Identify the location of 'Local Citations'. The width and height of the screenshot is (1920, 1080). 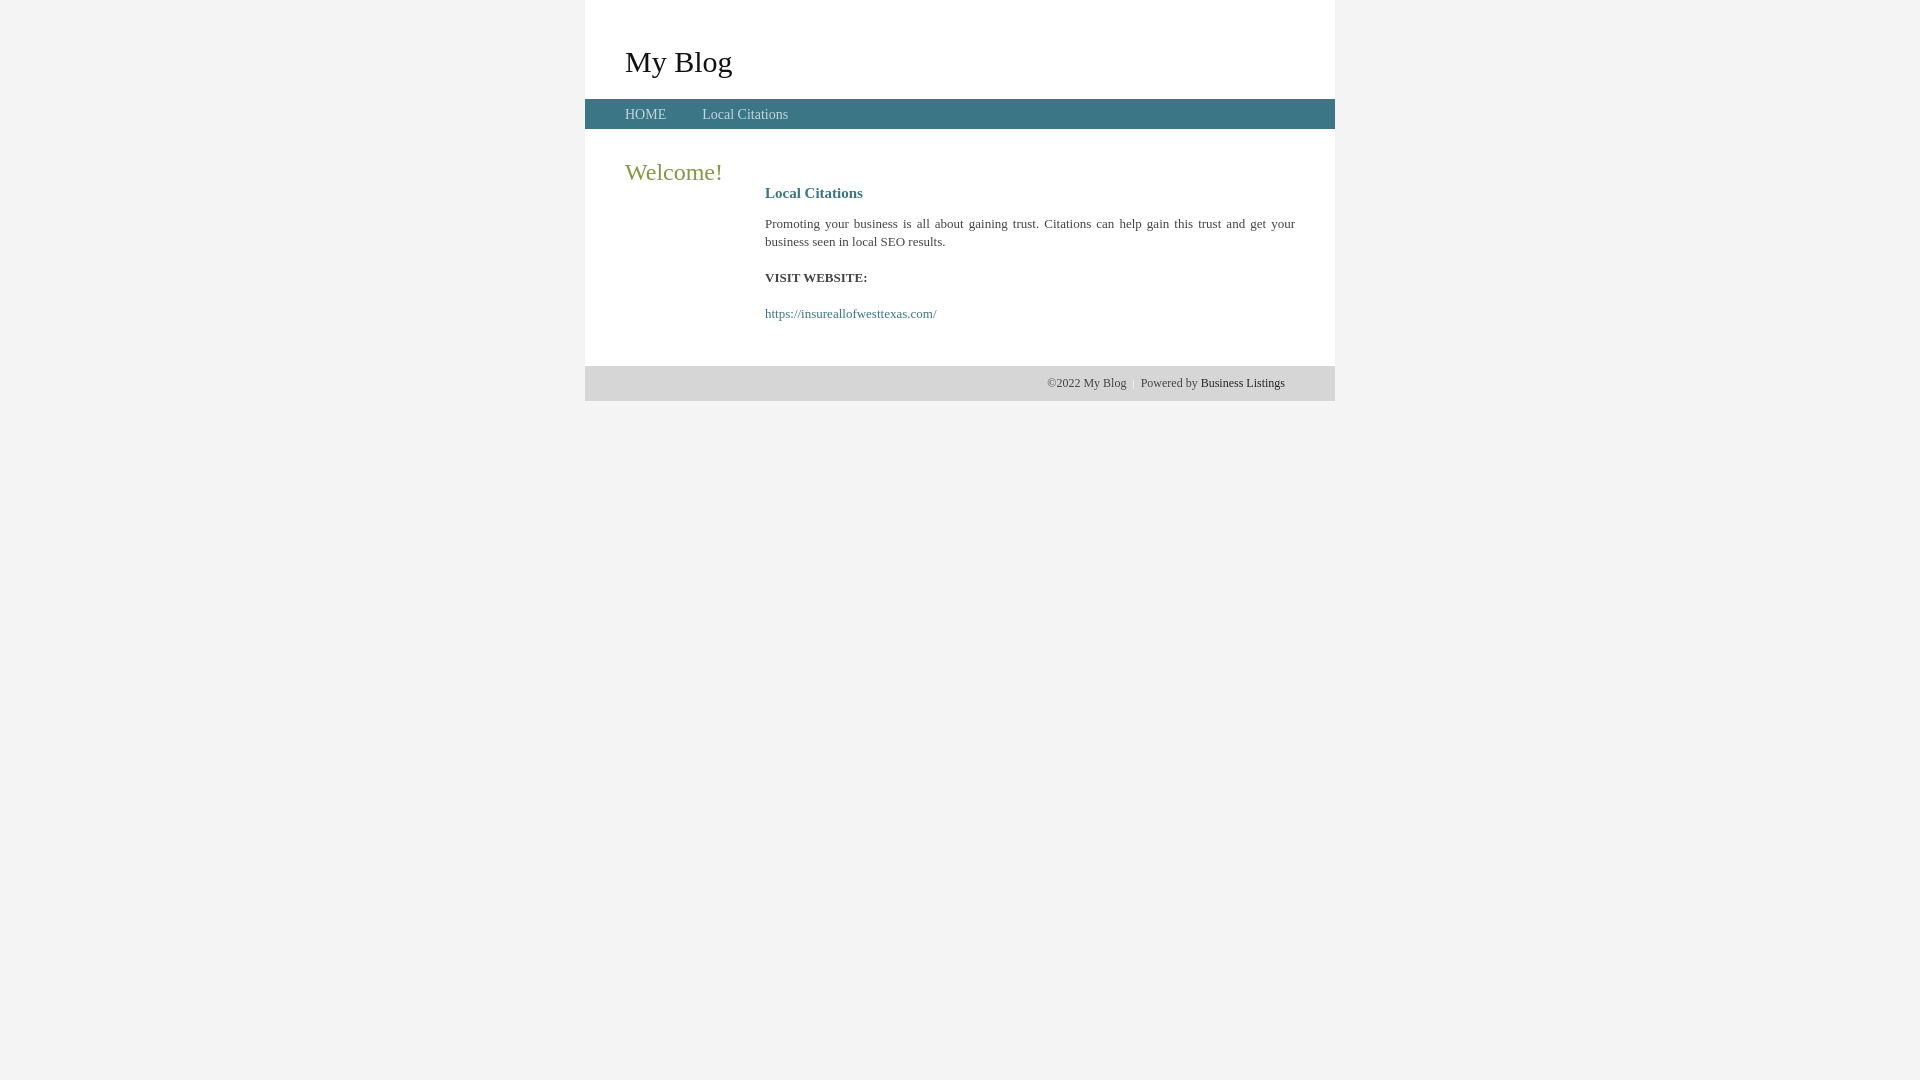
(701, 114).